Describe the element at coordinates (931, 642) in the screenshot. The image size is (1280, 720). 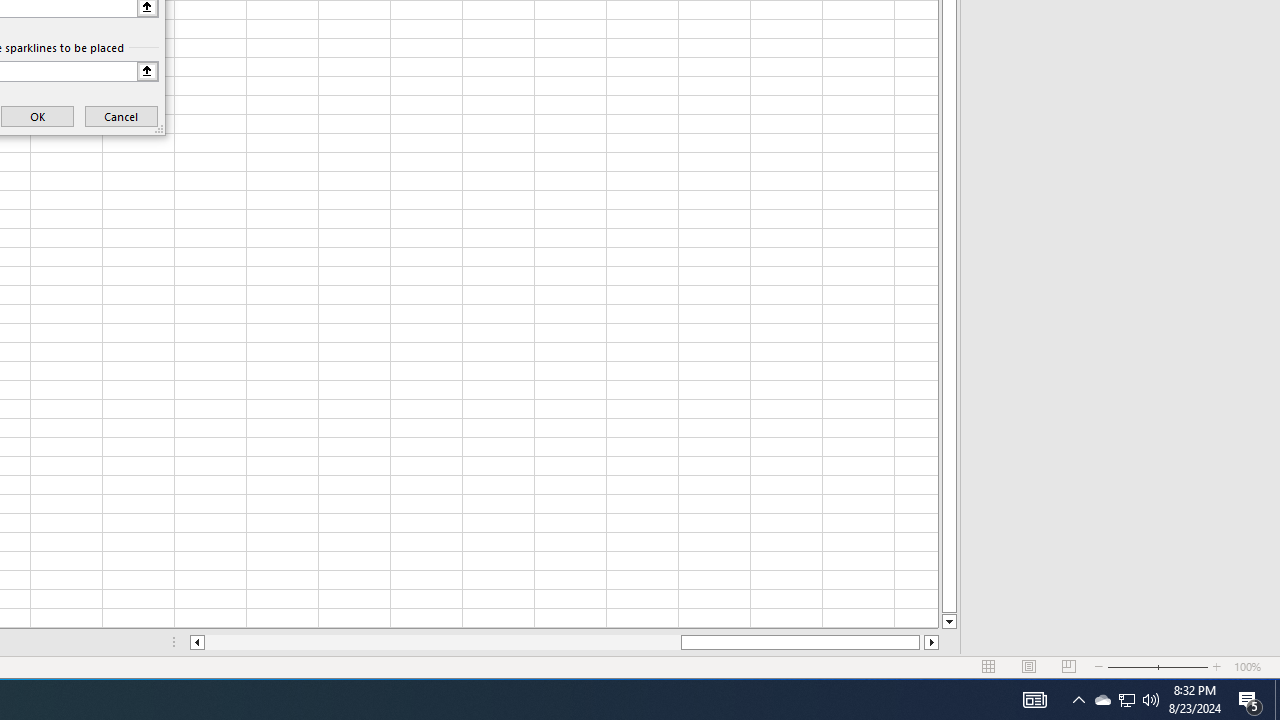
I see `'Column right'` at that location.